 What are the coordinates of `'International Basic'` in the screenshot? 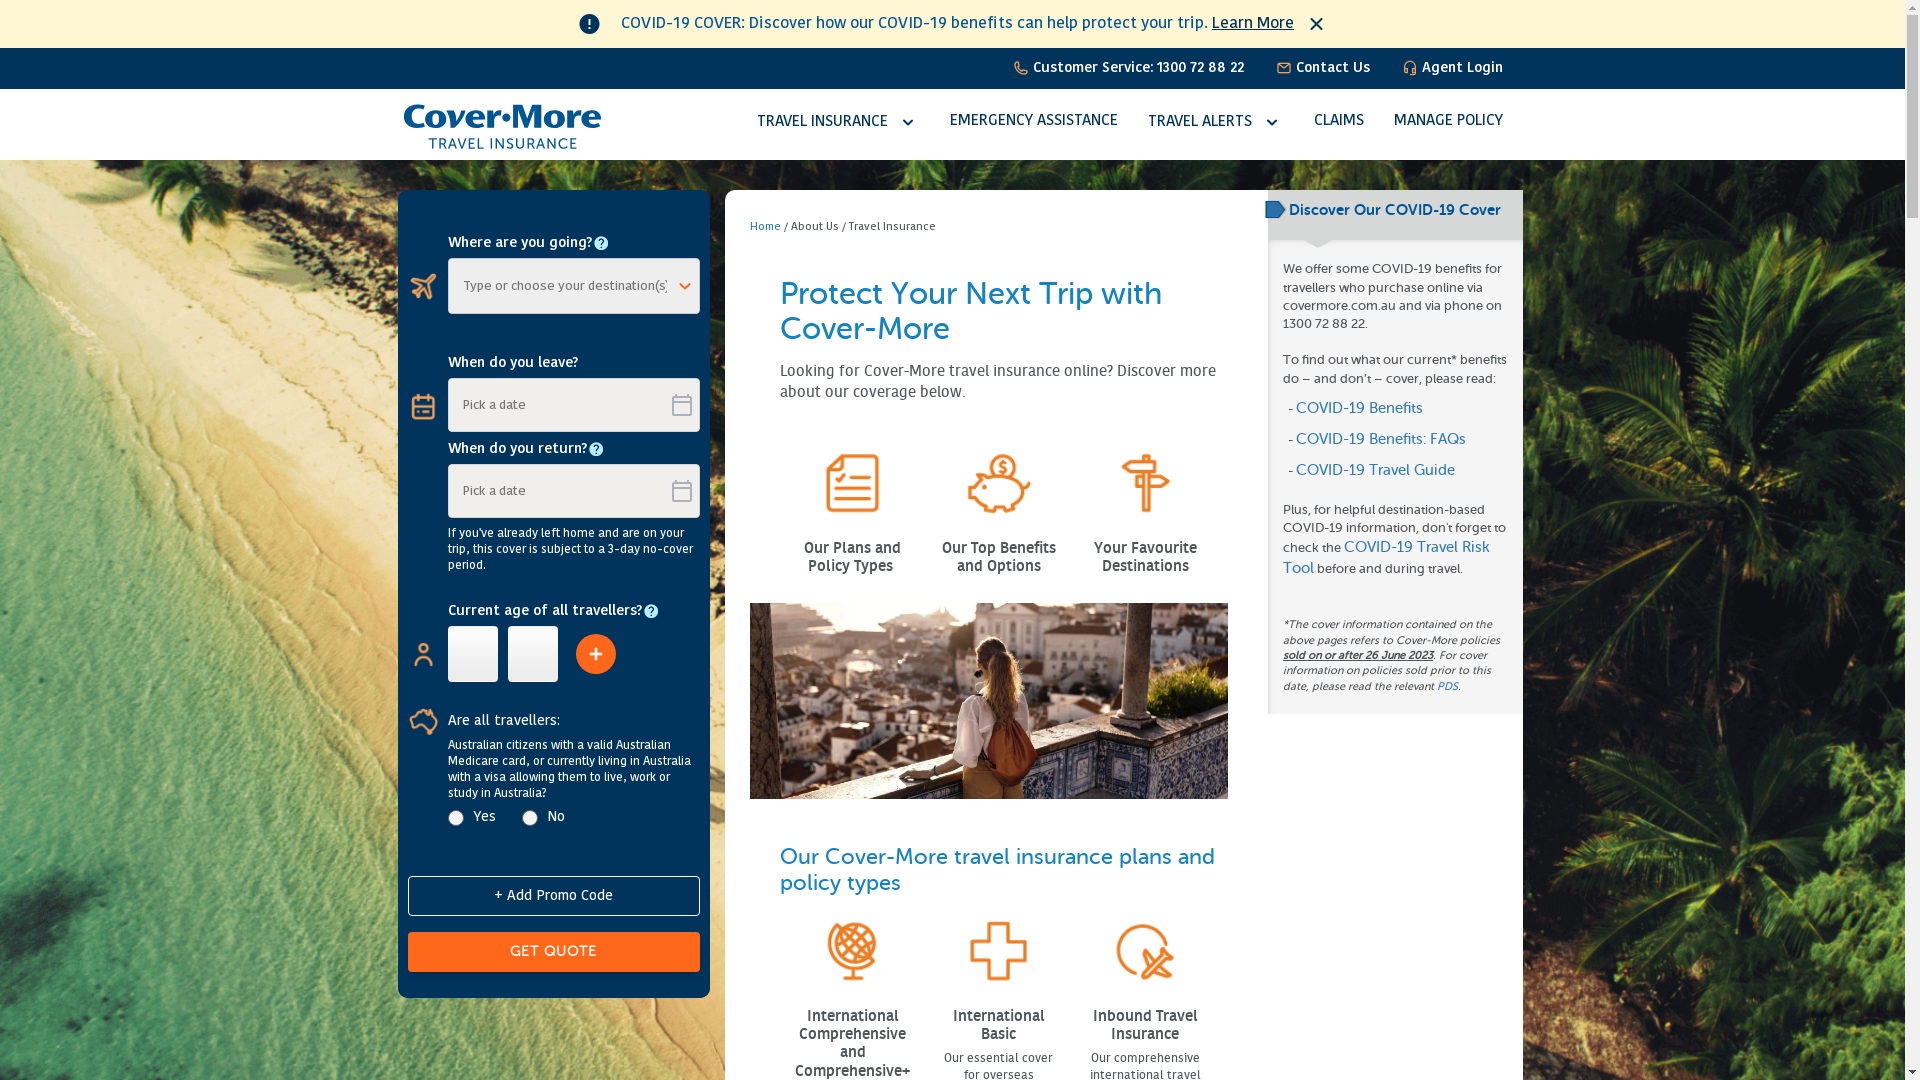 It's located at (998, 1025).